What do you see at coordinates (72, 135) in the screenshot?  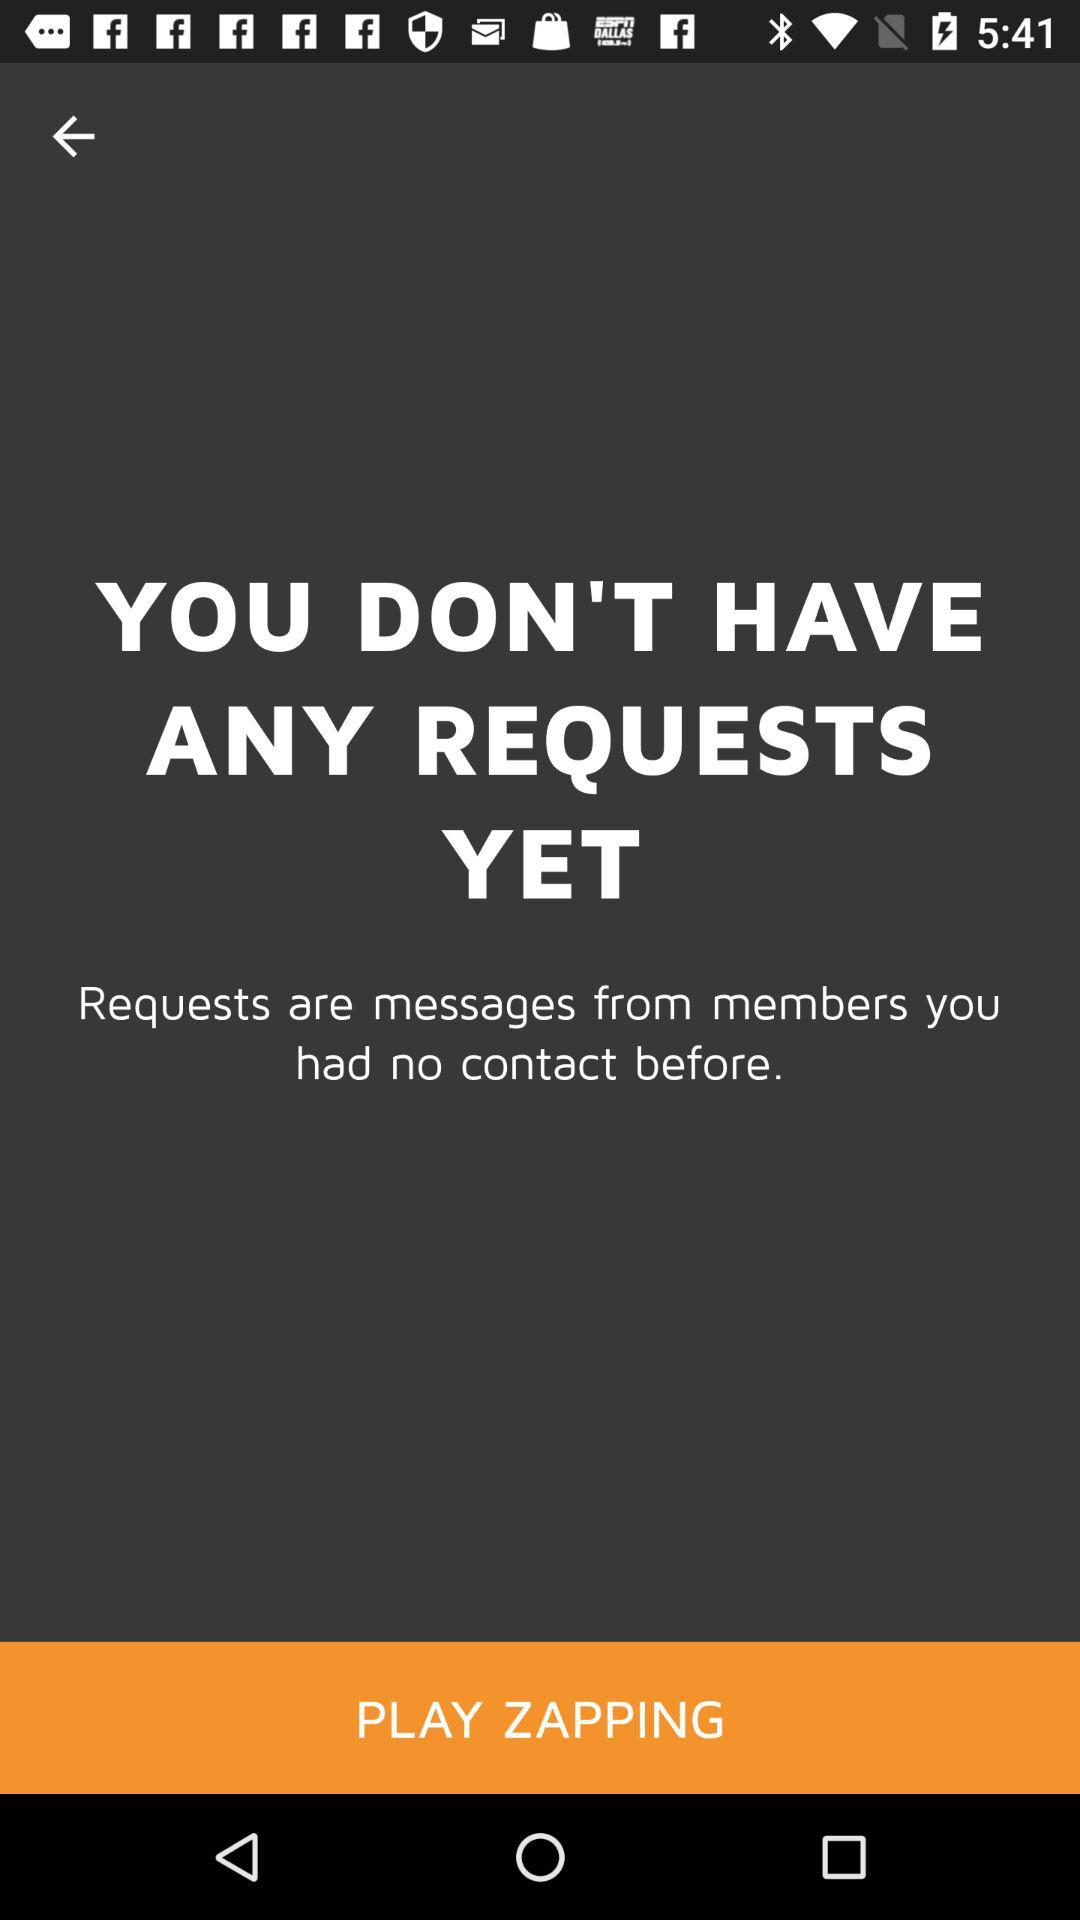 I see `item at the top left corner` at bounding box center [72, 135].